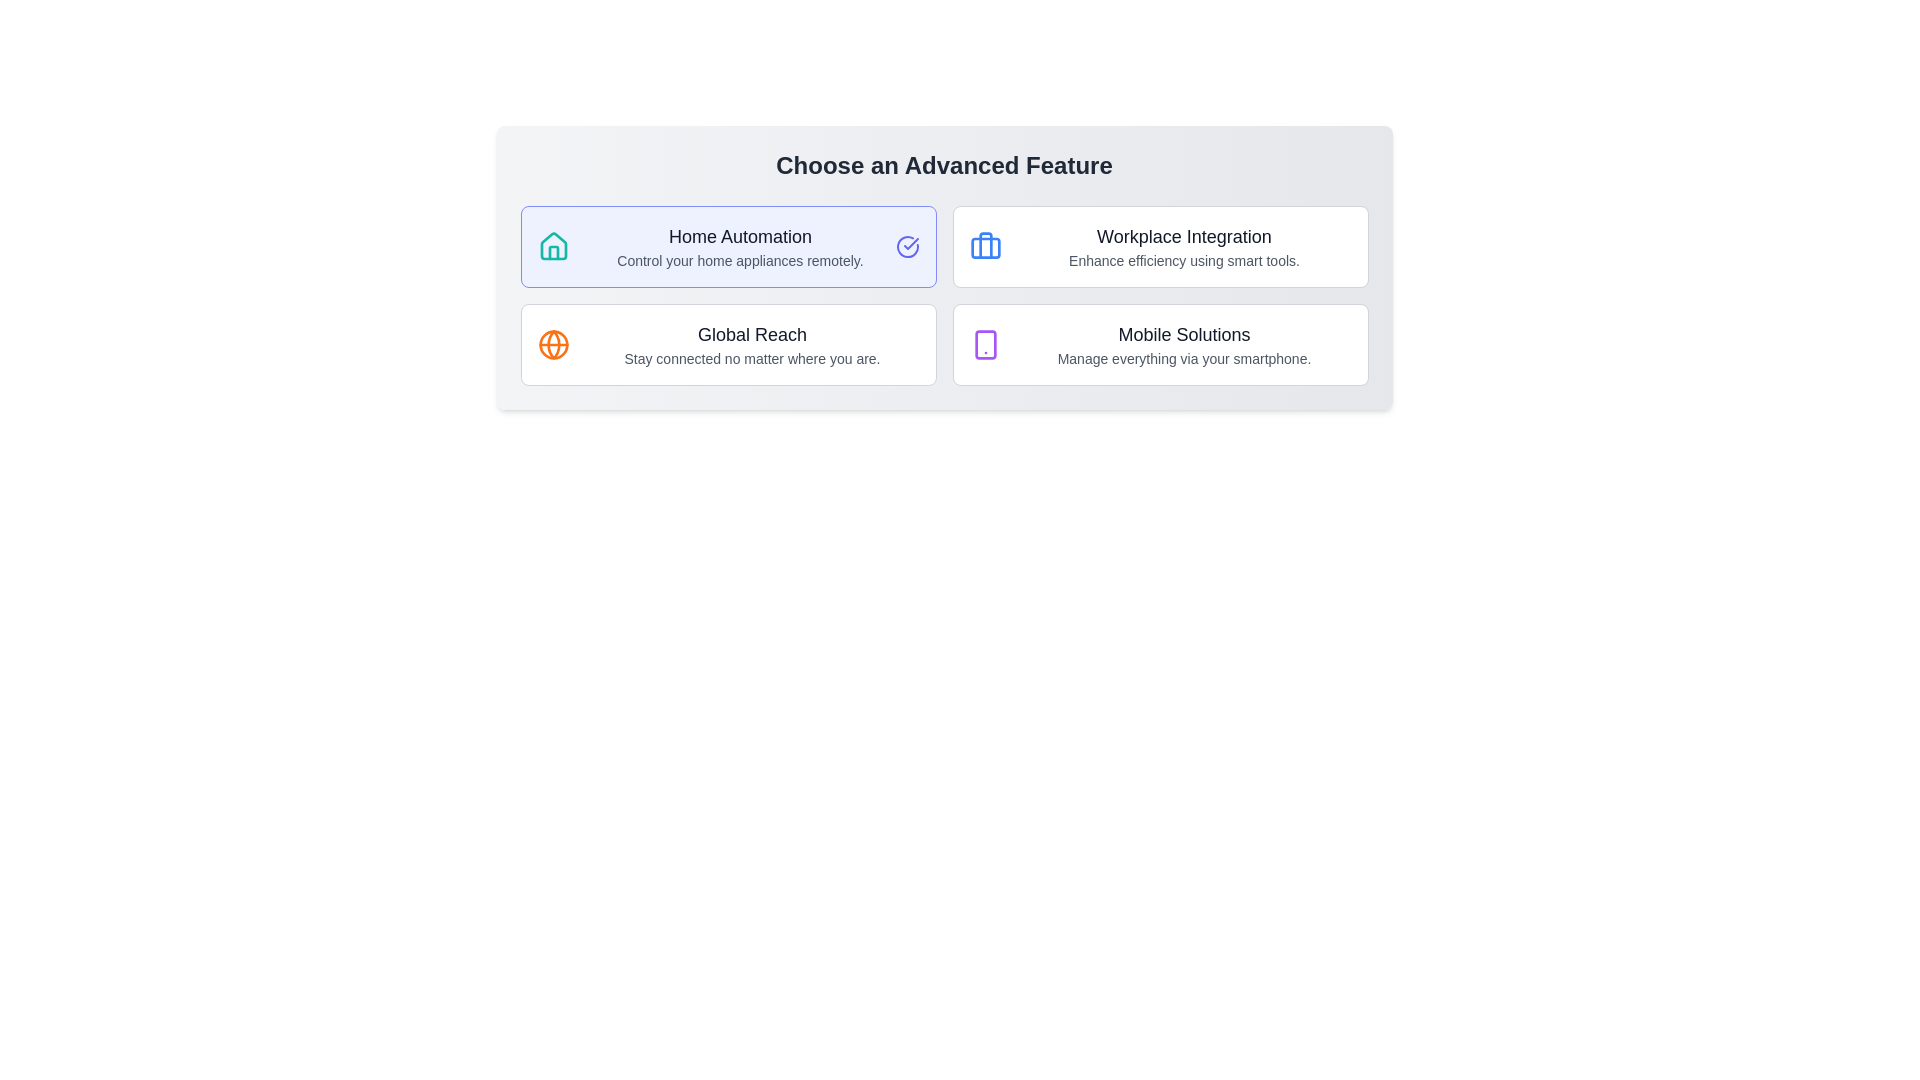 The height and width of the screenshot is (1080, 1920). What do you see at coordinates (1184, 357) in the screenshot?
I see `text label that states 'Manage everything via your smartphone.' located below the title 'Mobile Solutions' in the bottom-right cell of the interface` at bounding box center [1184, 357].